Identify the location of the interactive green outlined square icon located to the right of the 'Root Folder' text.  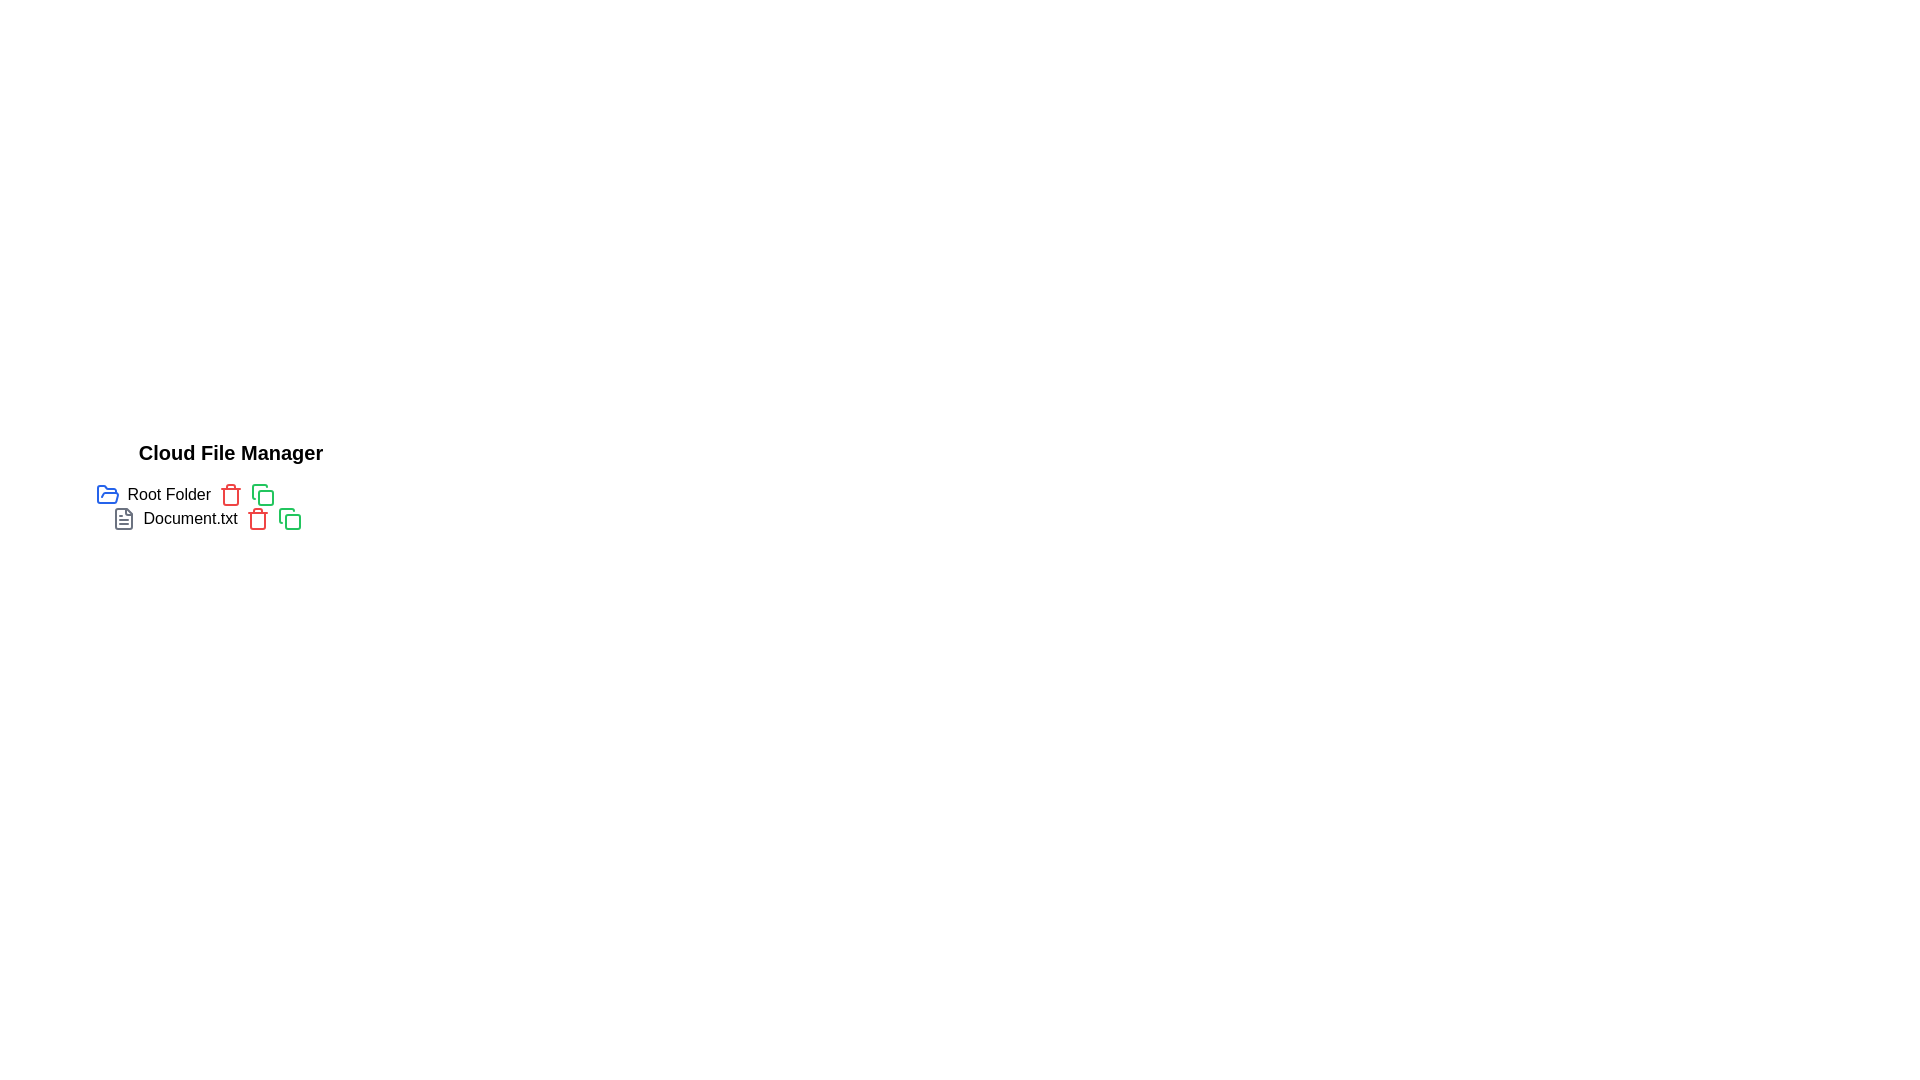
(262, 494).